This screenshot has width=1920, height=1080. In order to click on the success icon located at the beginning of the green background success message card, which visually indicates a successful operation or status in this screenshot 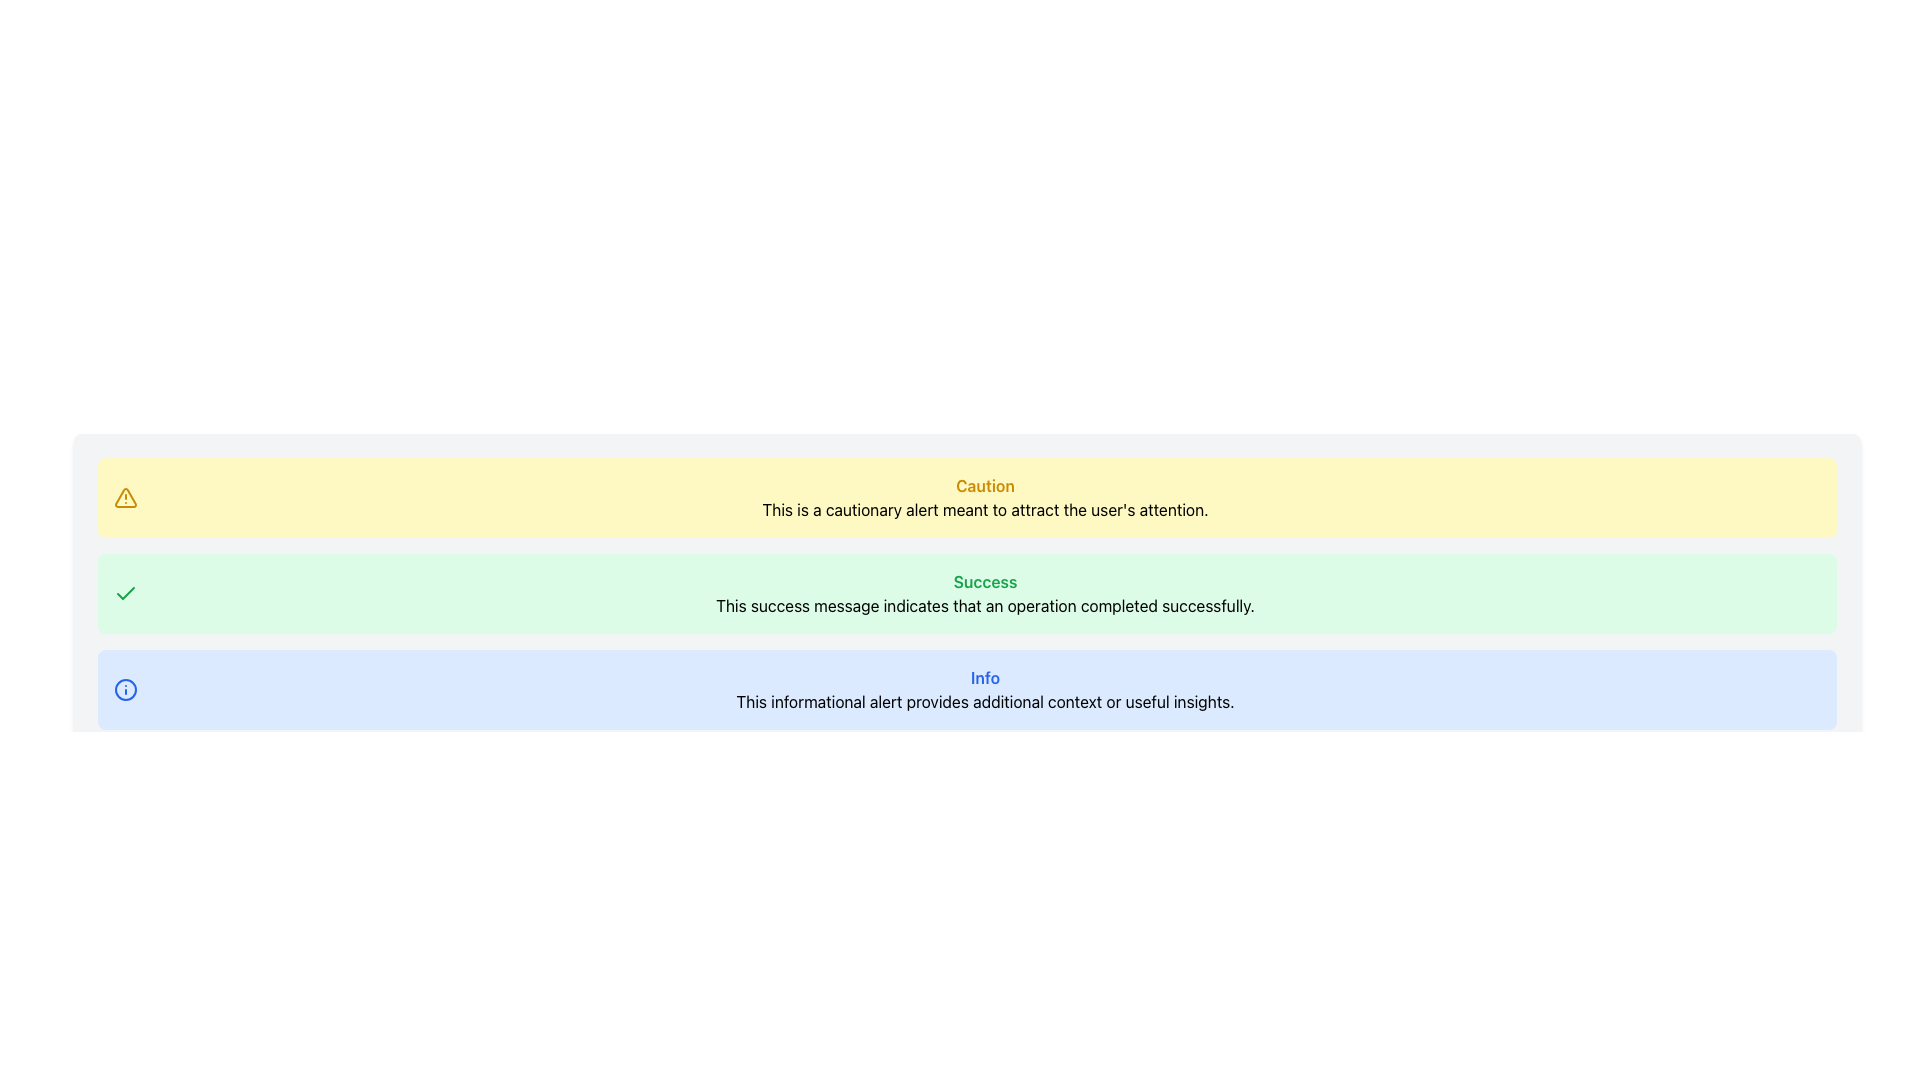, I will do `click(124, 593)`.